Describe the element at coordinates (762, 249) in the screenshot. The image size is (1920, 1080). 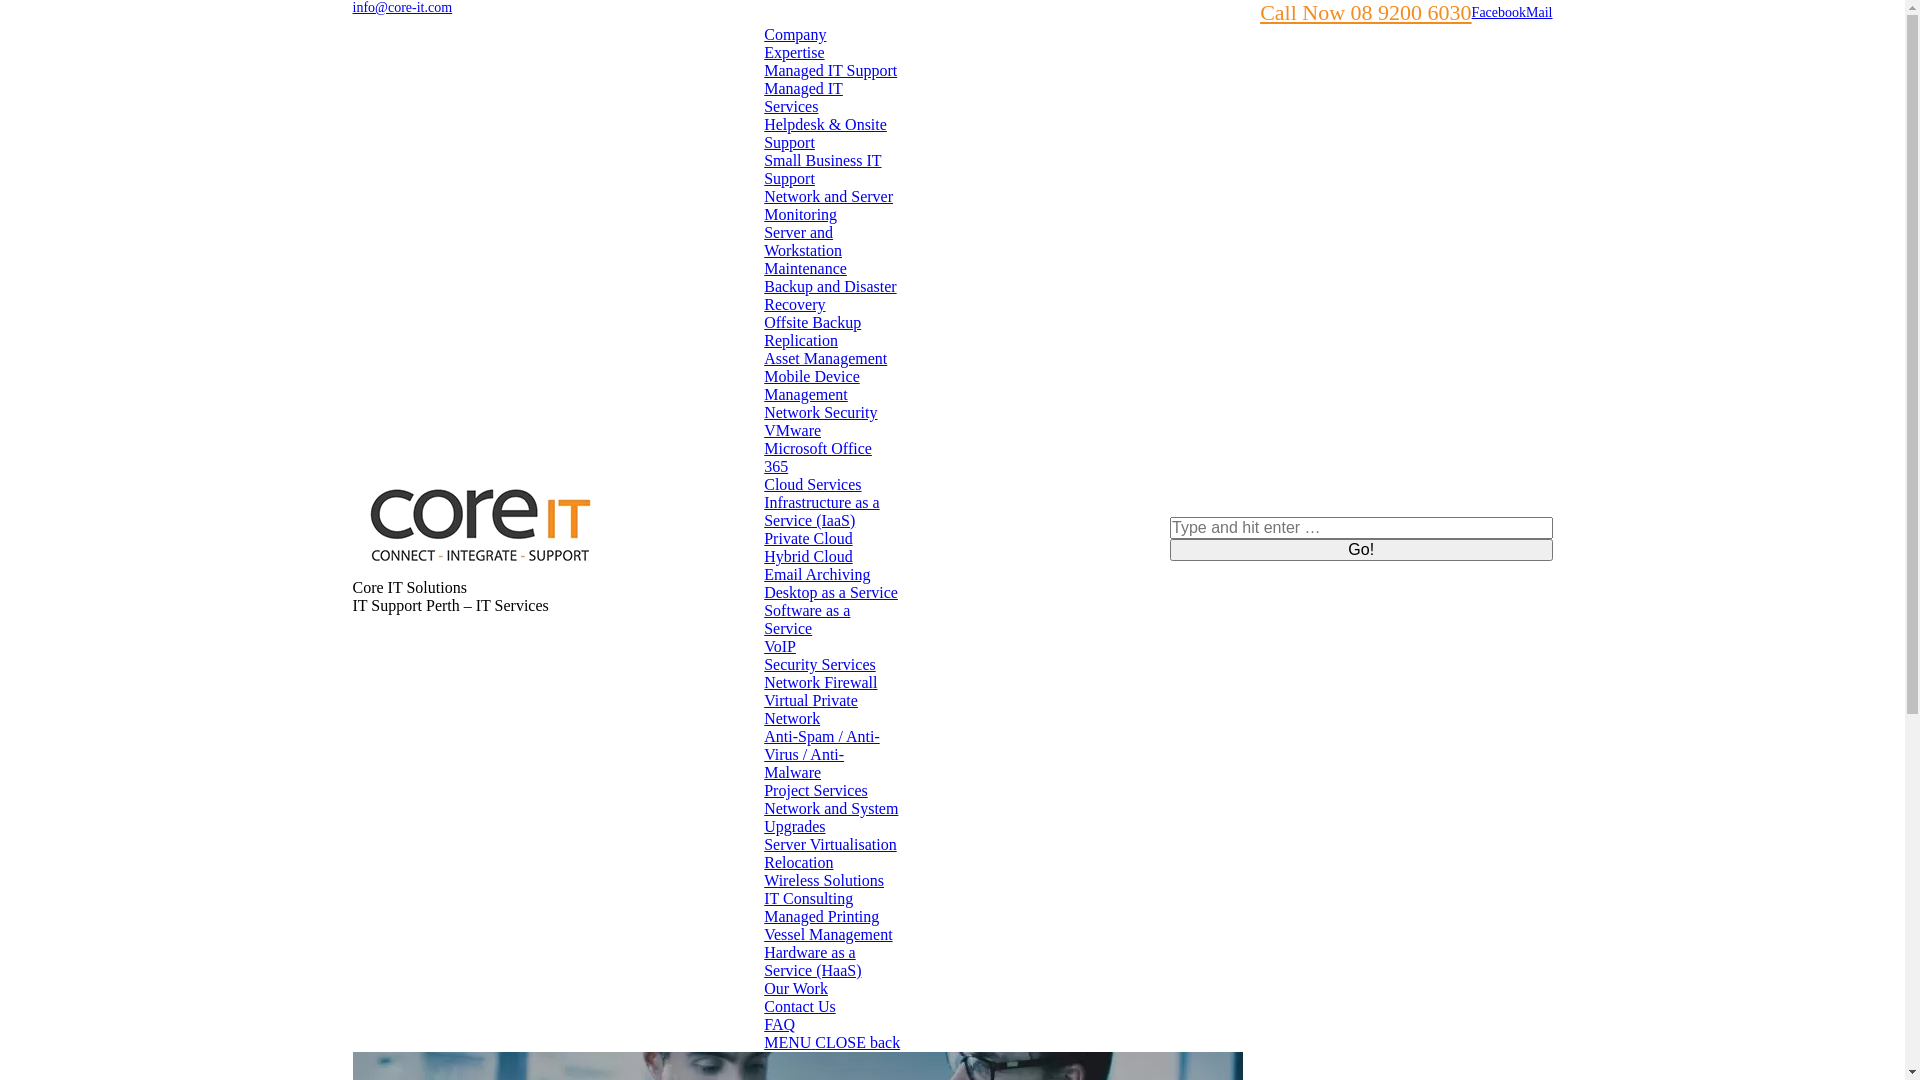
I see `'Server and Workstation Maintenance'` at that location.